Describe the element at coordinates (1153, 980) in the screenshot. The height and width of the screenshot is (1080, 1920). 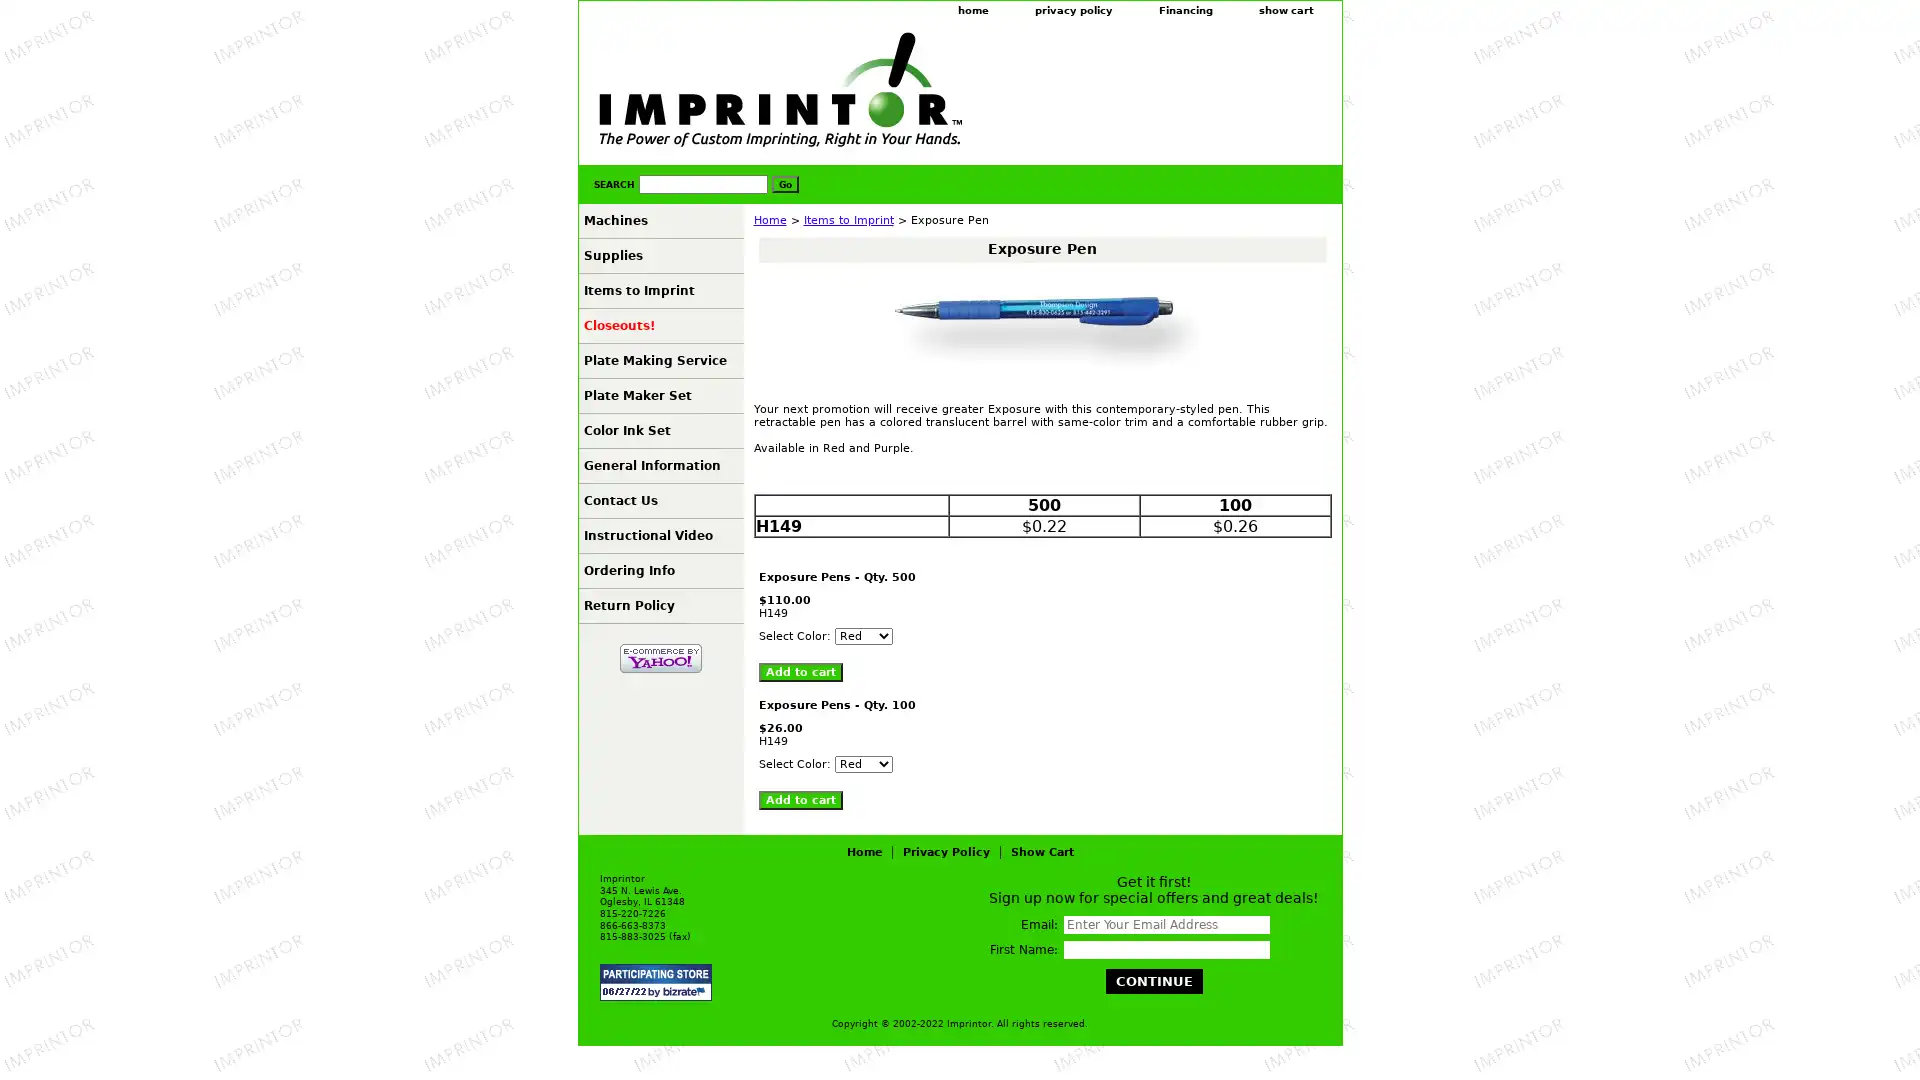
I see `Continue` at that location.